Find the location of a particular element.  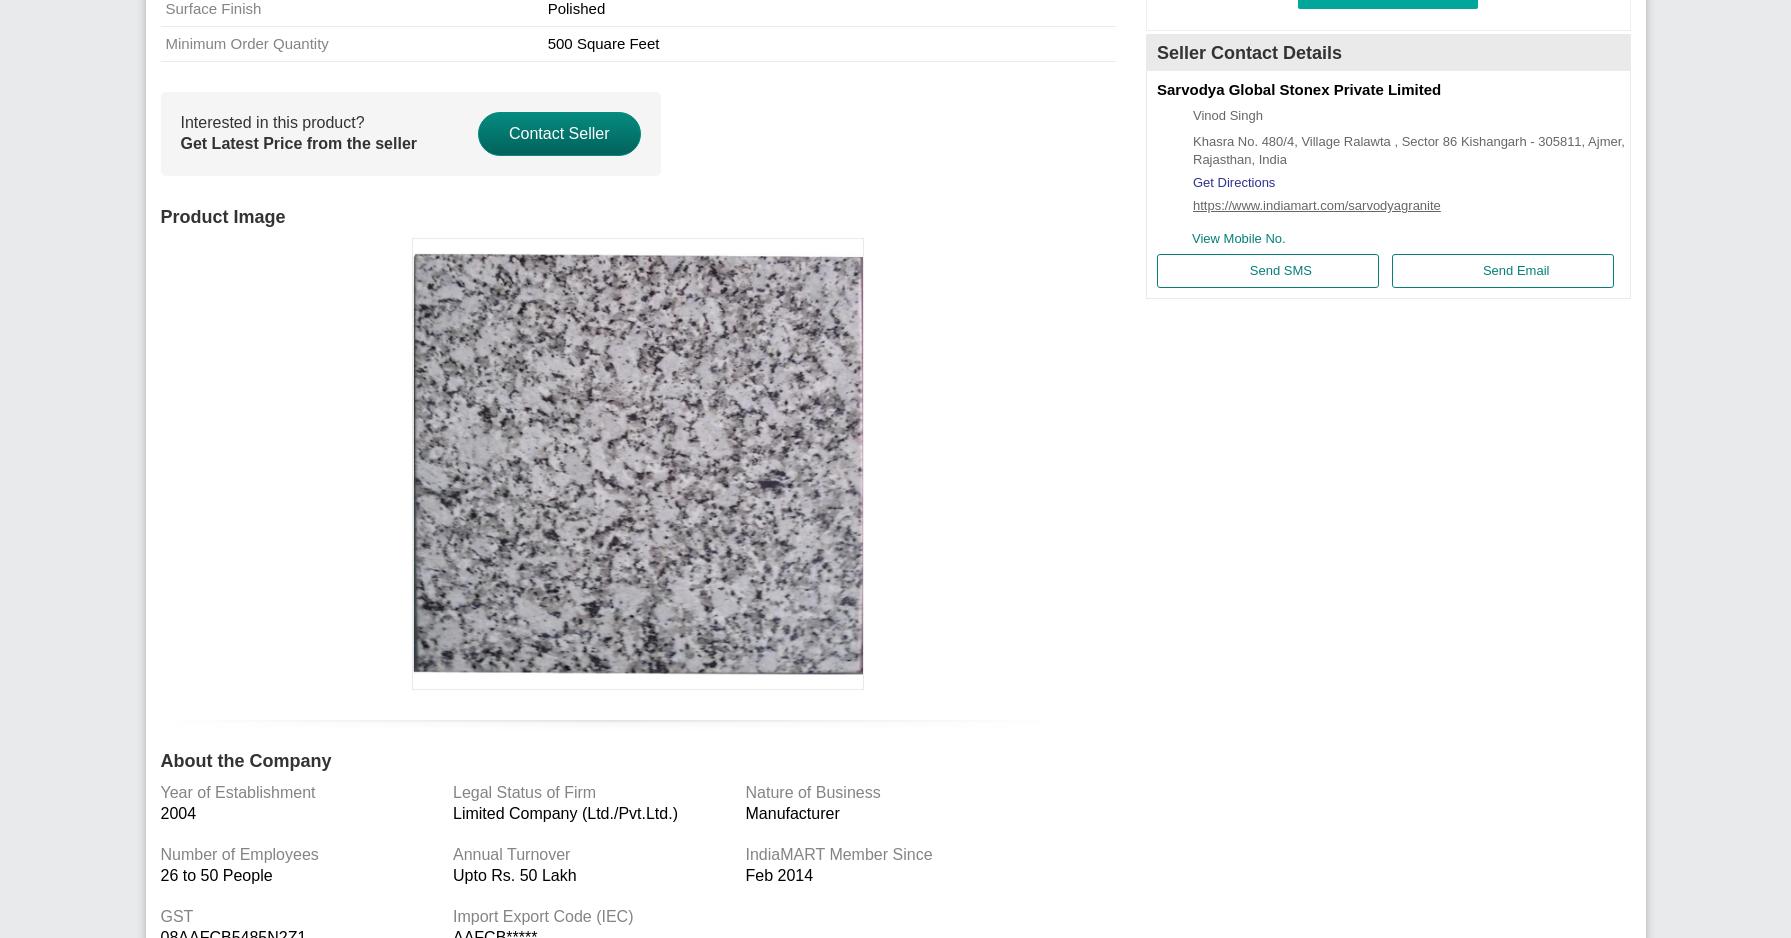

'Limited Company (Ltd./Pvt.Ltd.)' is located at coordinates (565, 813).